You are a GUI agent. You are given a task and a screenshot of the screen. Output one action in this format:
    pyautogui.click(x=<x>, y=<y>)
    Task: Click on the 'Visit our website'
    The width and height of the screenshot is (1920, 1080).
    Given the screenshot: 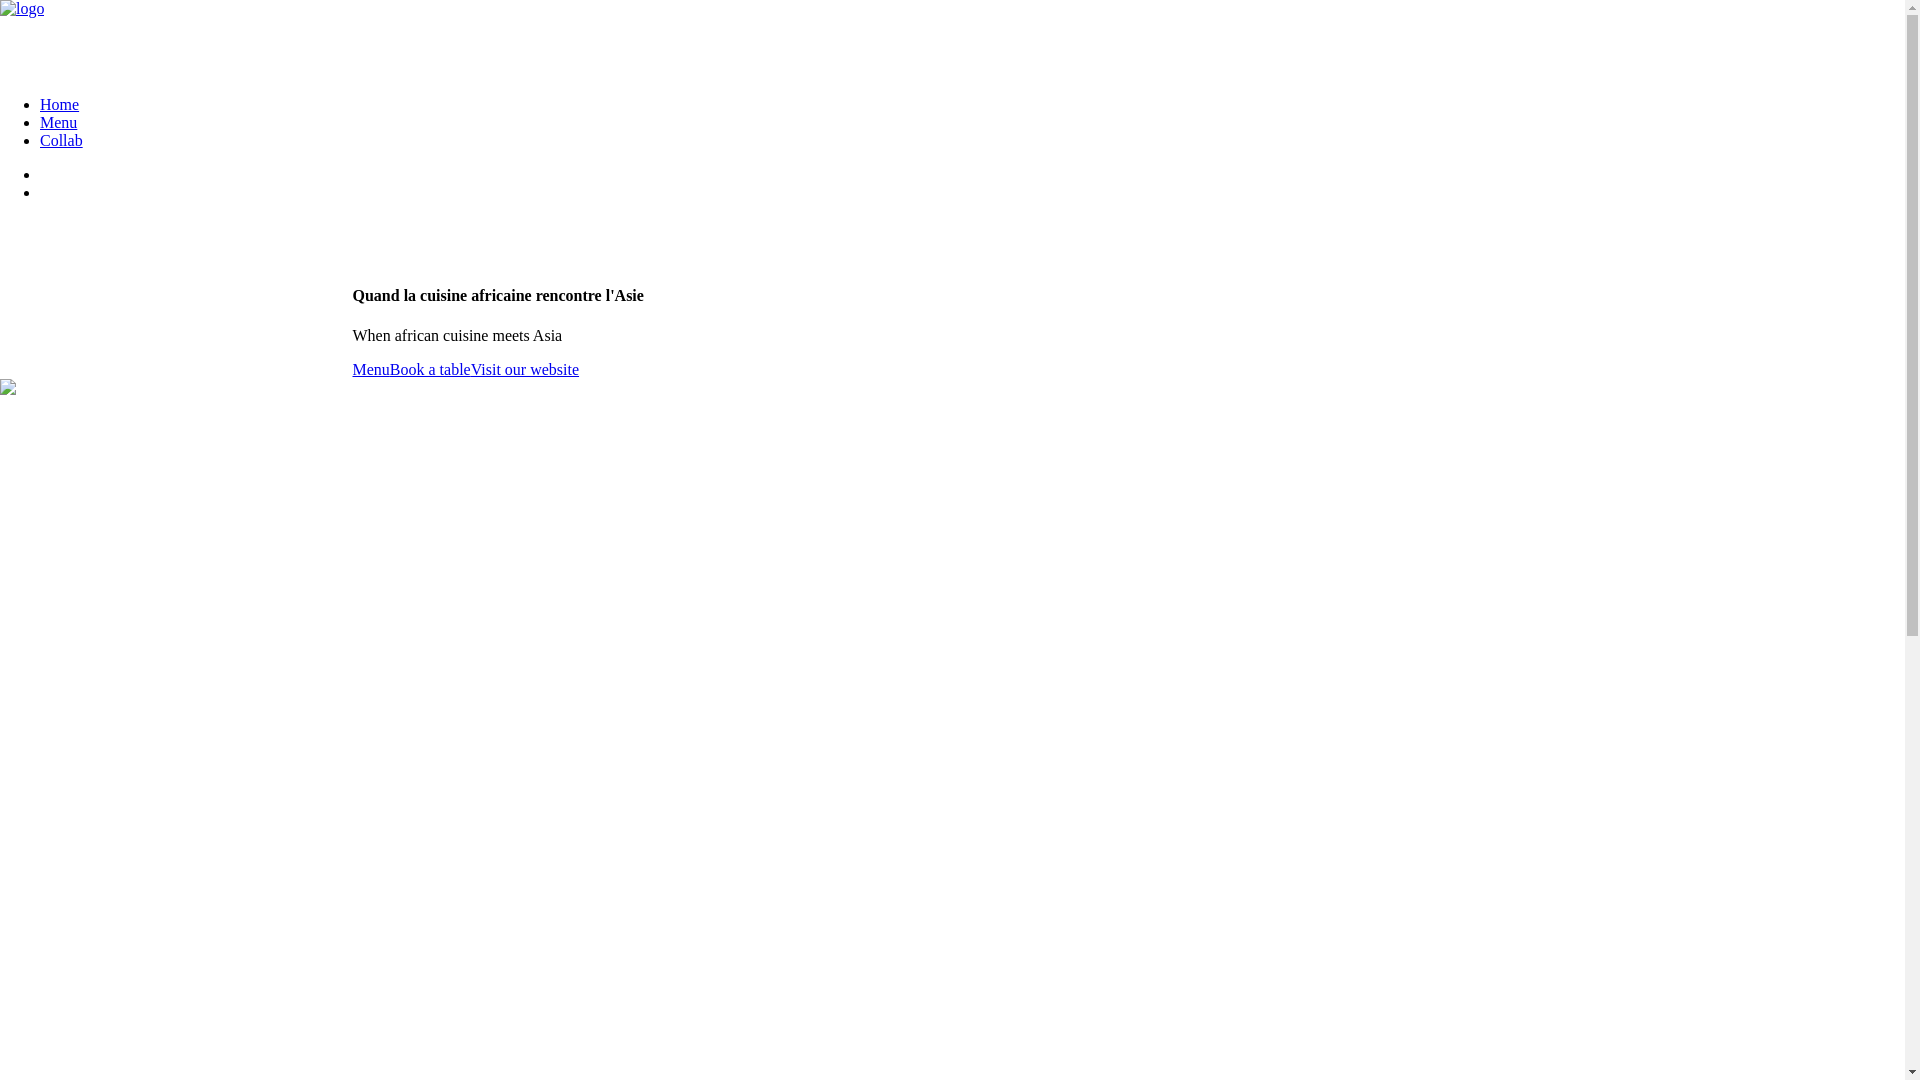 What is the action you would take?
    pyautogui.click(x=469, y=369)
    